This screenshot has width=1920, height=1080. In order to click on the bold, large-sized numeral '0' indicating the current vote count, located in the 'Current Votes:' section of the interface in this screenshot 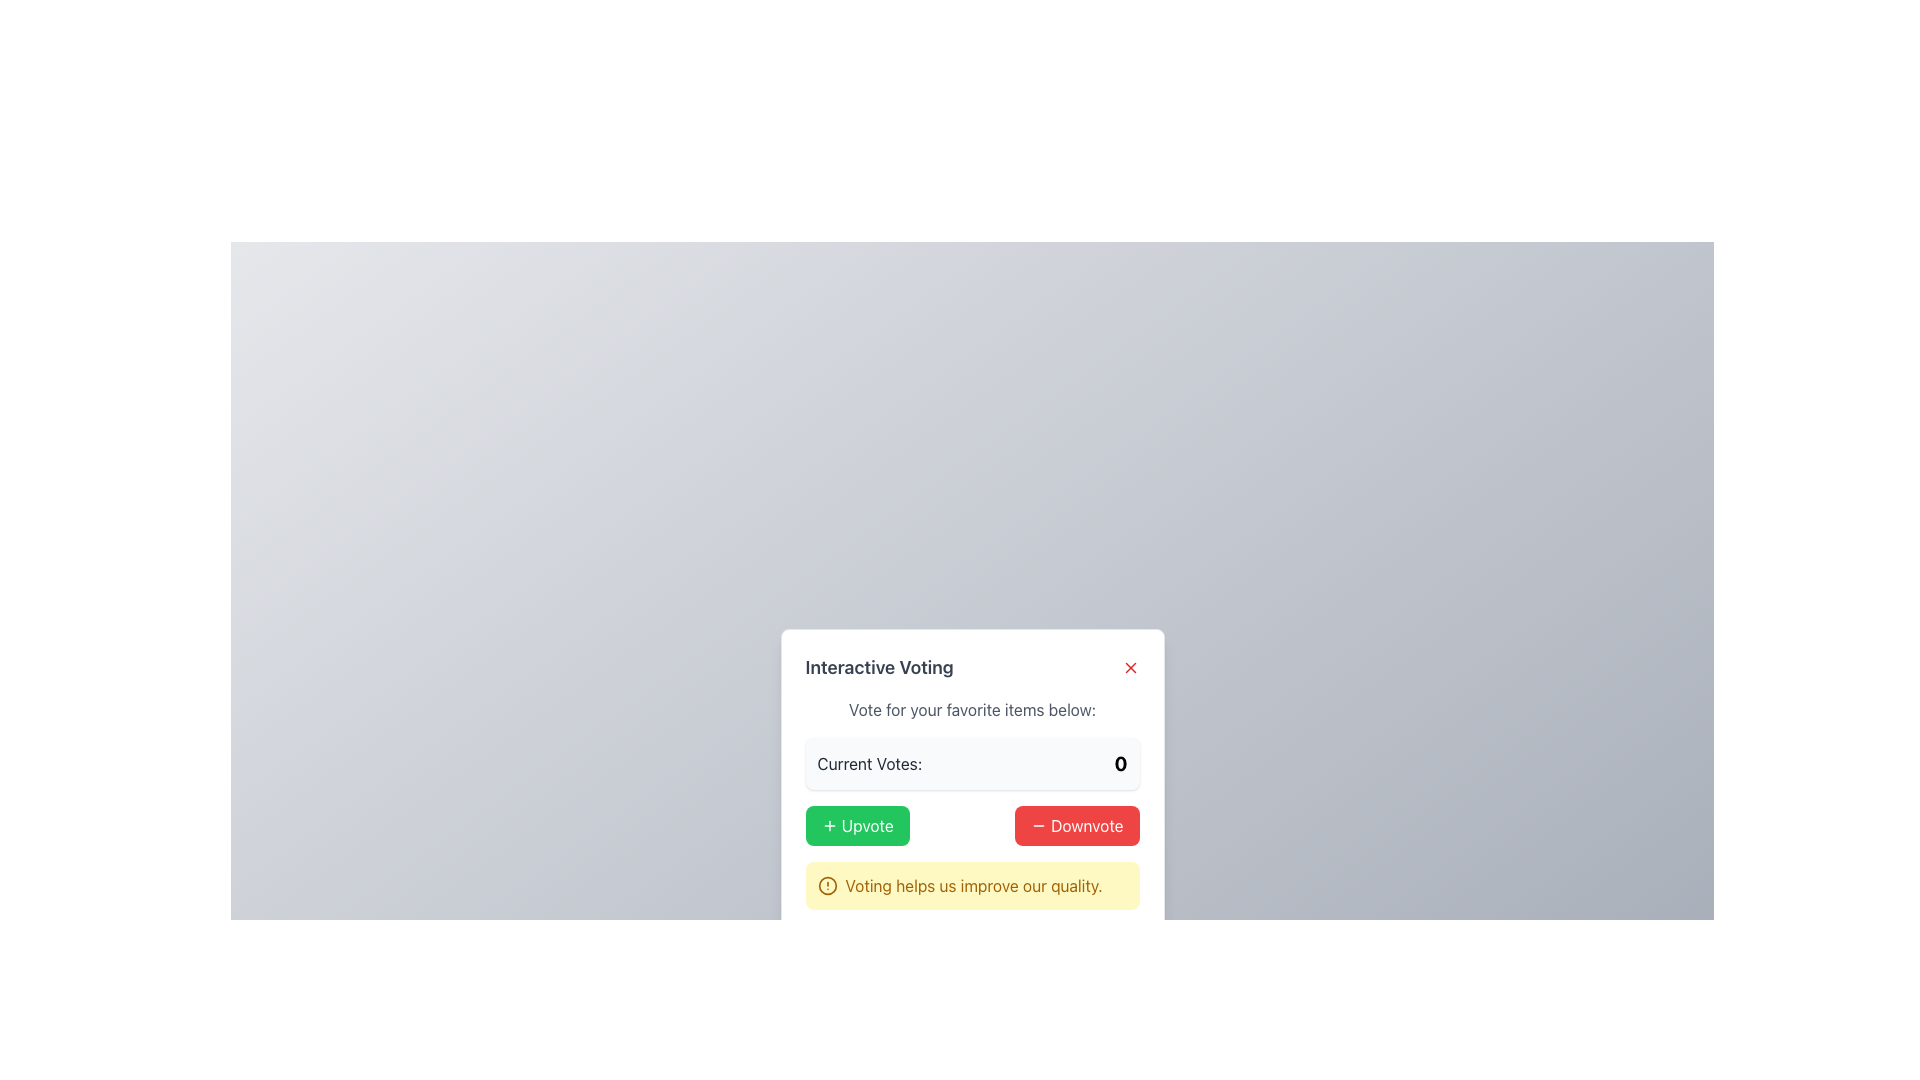, I will do `click(1120, 763)`.